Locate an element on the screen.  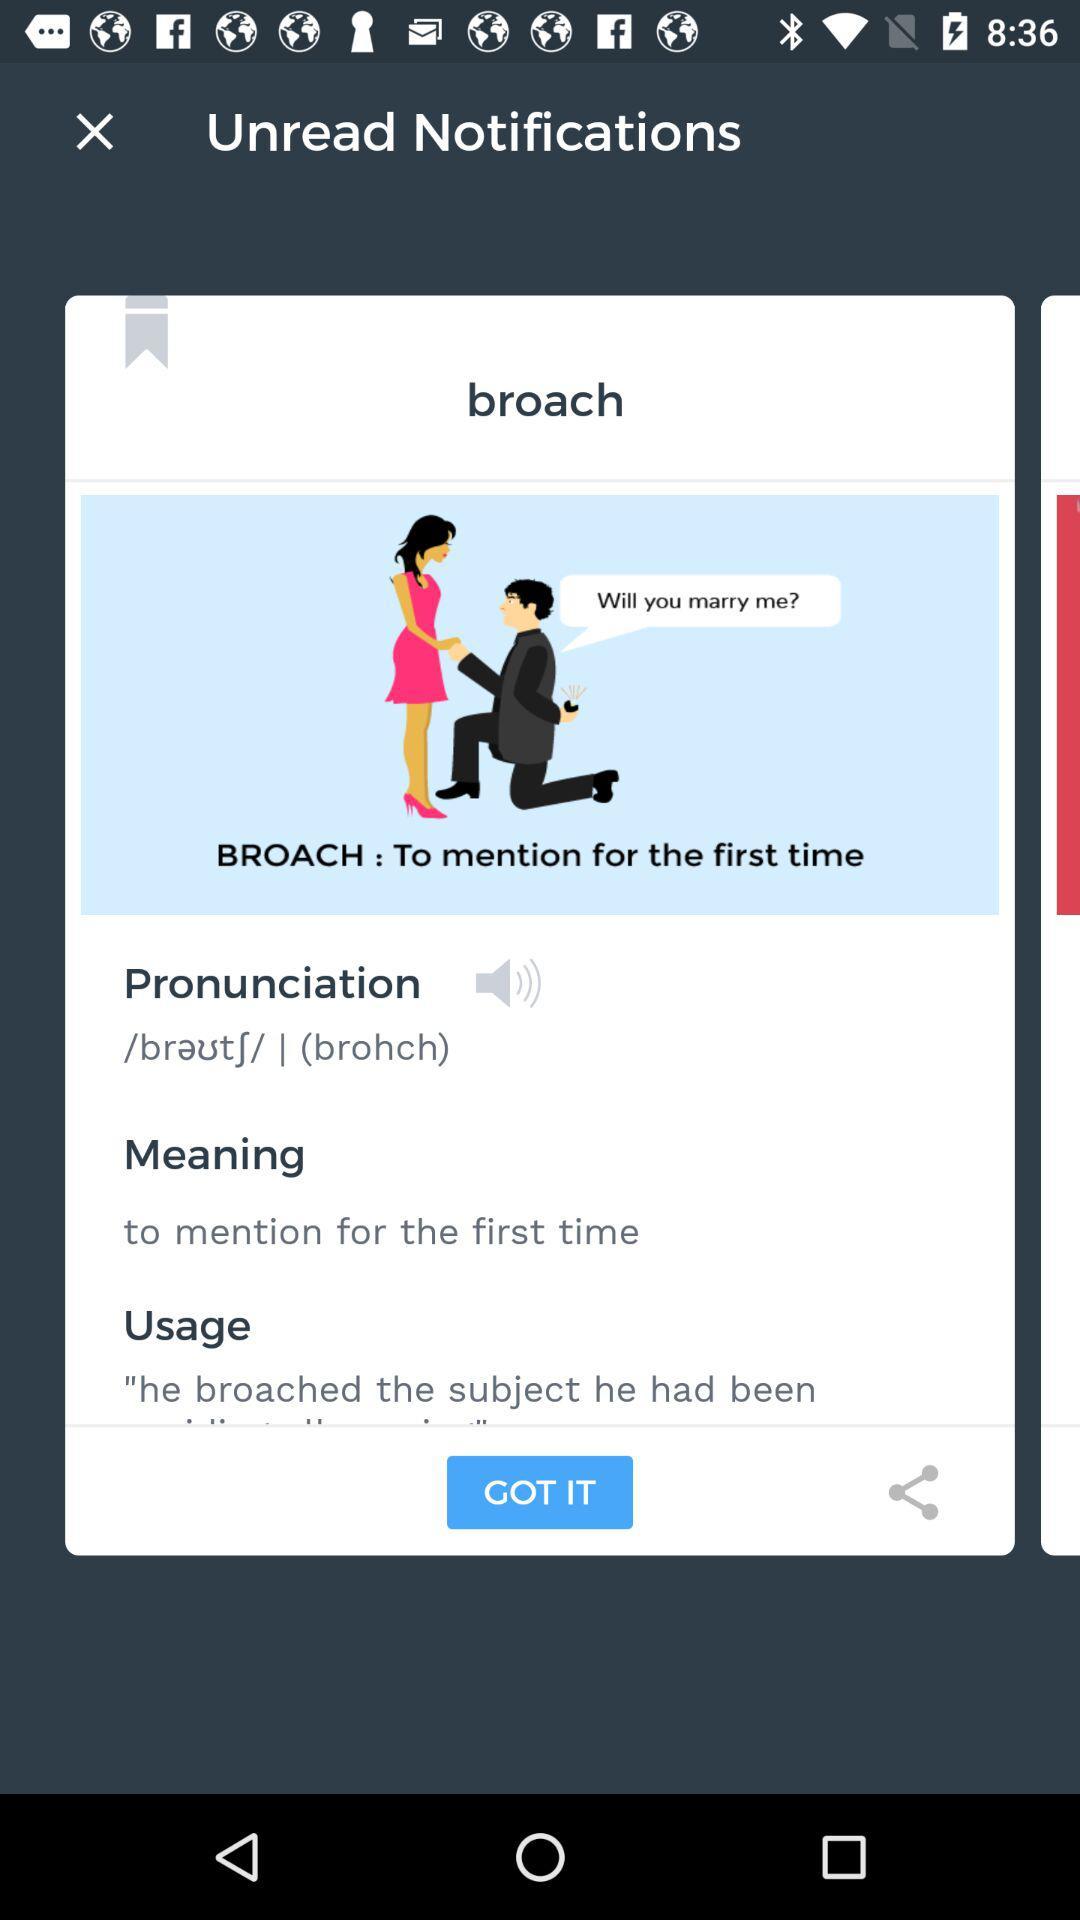
play is located at coordinates (507, 983).